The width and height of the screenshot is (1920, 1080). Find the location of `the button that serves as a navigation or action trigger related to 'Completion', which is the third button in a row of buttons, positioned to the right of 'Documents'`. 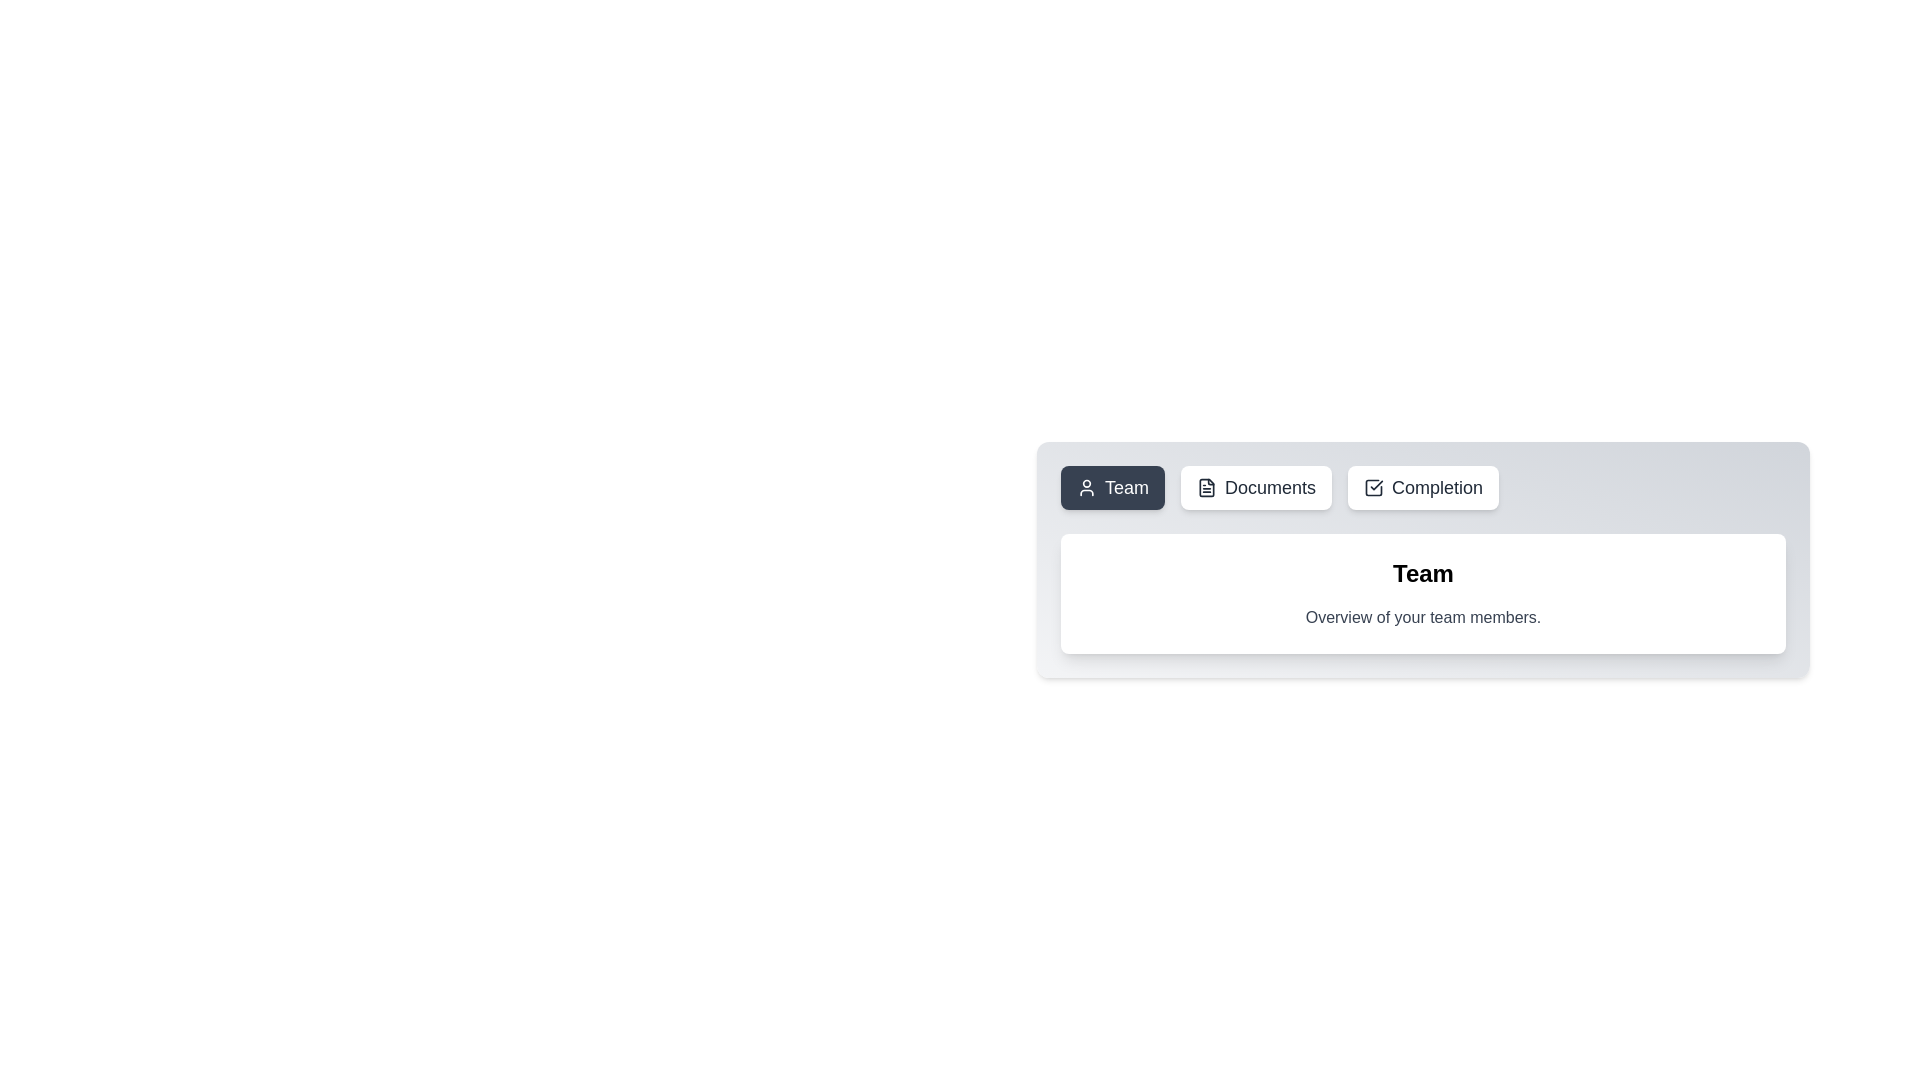

the button that serves as a navigation or action trigger related to 'Completion', which is the third button in a row of buttons, positioned to the right of 'Documents' is located at coordinates (1422, 488).